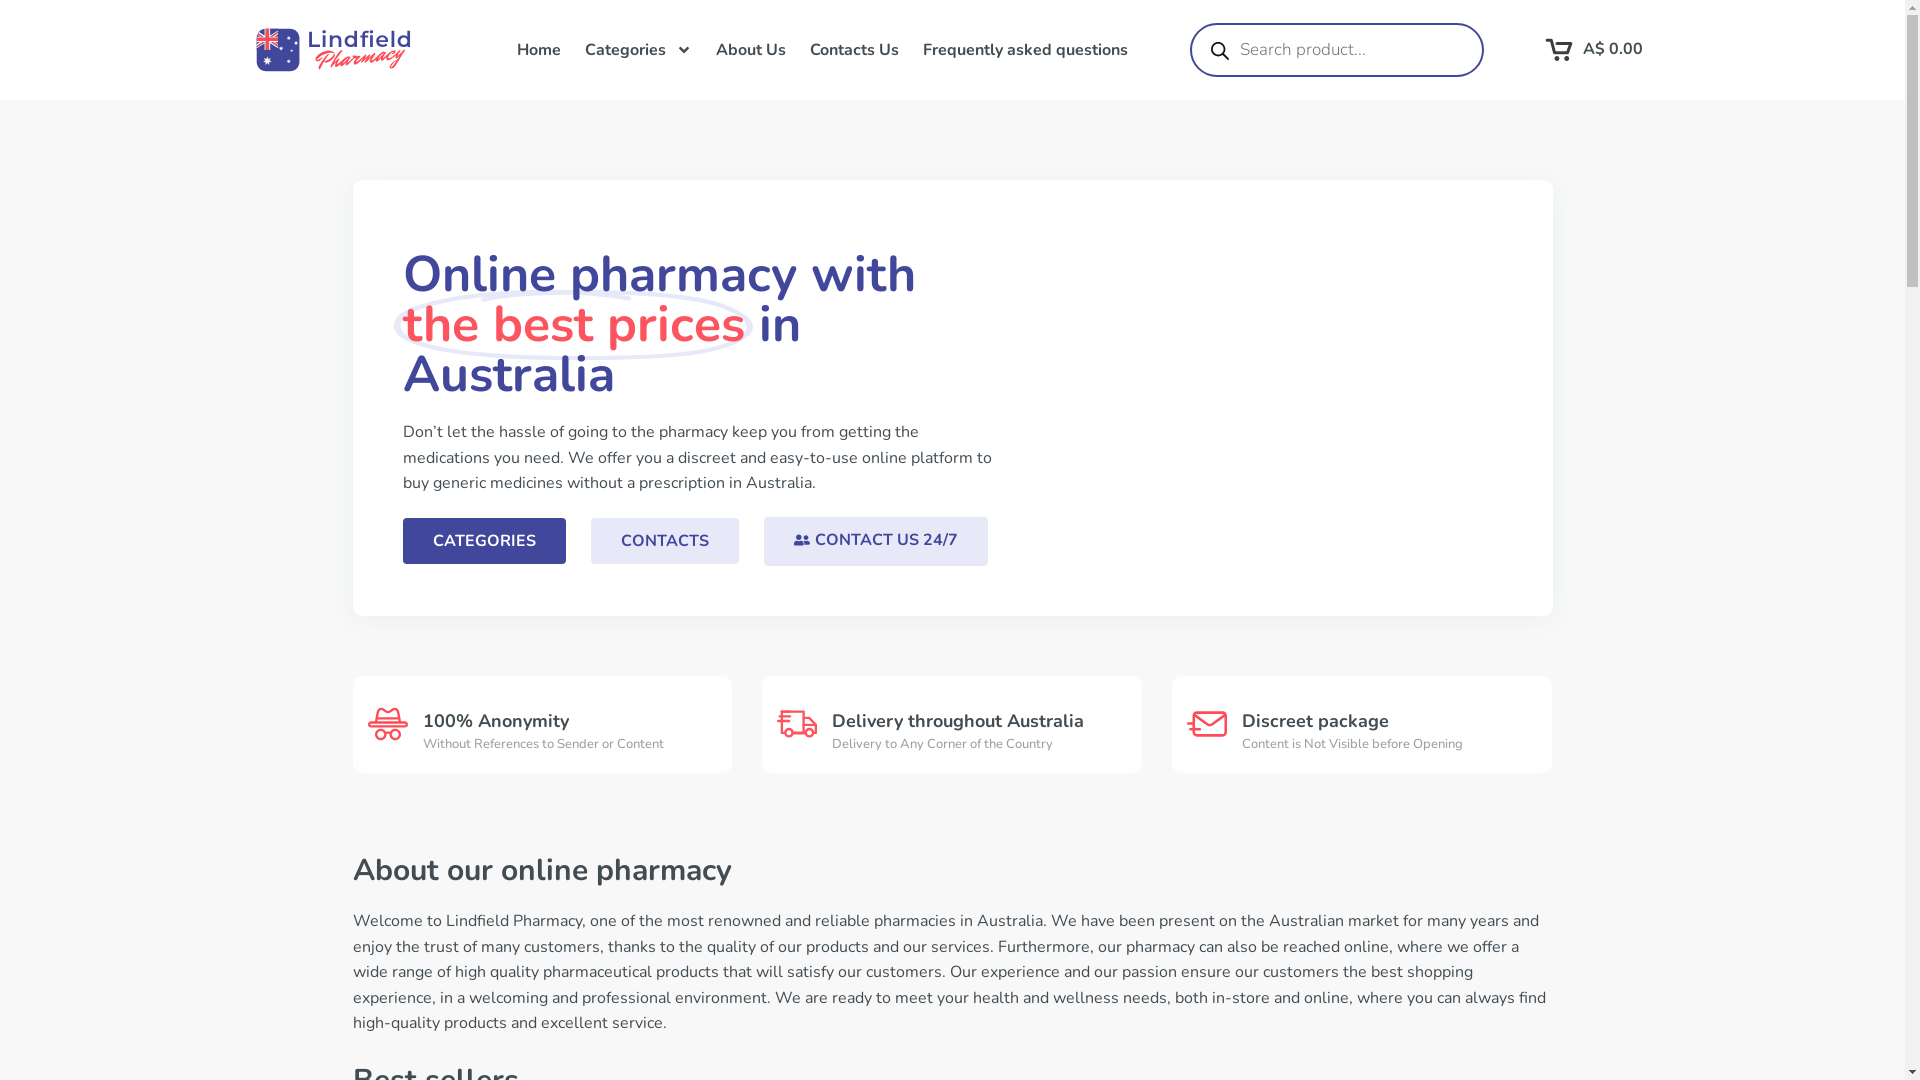  What do you see at coordinates (704, 49) in the screenshot?
I see `'About Us'` at bounding box center [704, 49].